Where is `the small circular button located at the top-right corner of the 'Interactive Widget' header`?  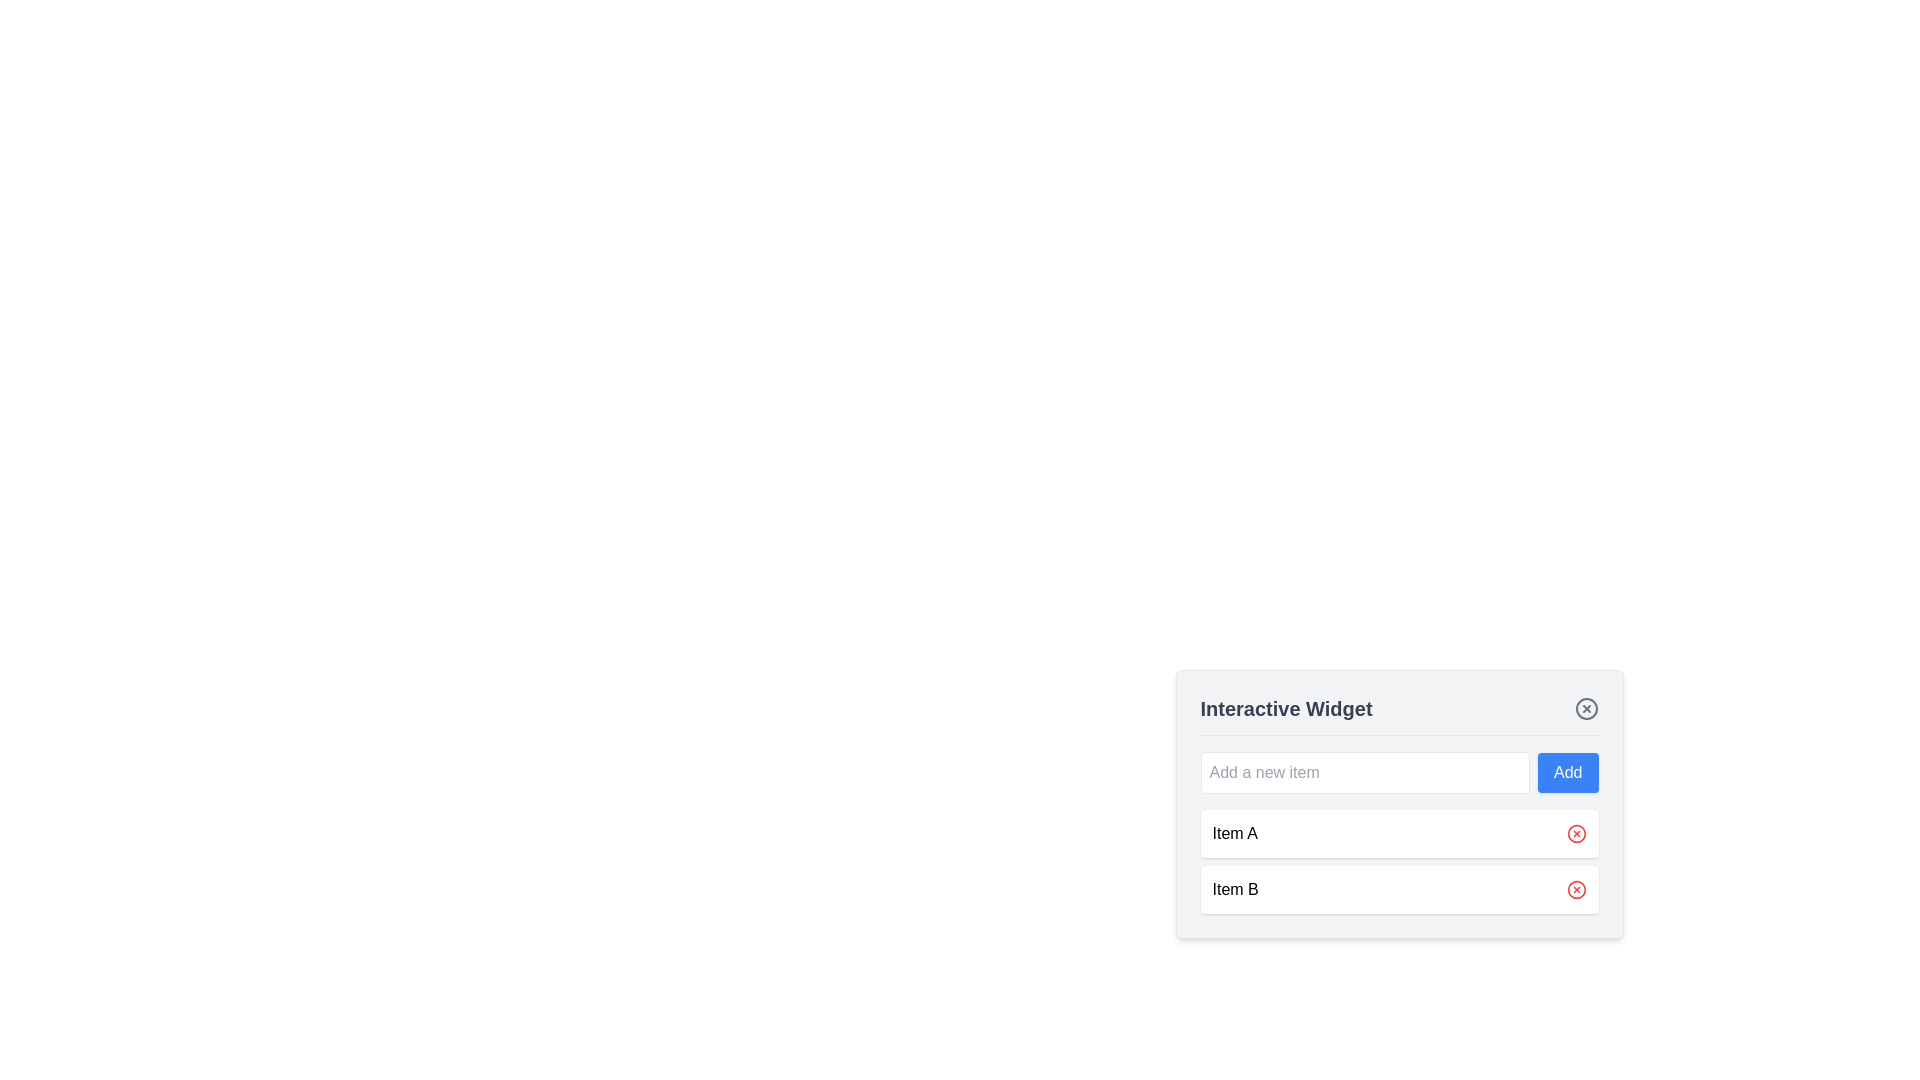 the small circular button located at the top-right corner of the 'Interactive Widget' header is located at coordinates (1585, 708).